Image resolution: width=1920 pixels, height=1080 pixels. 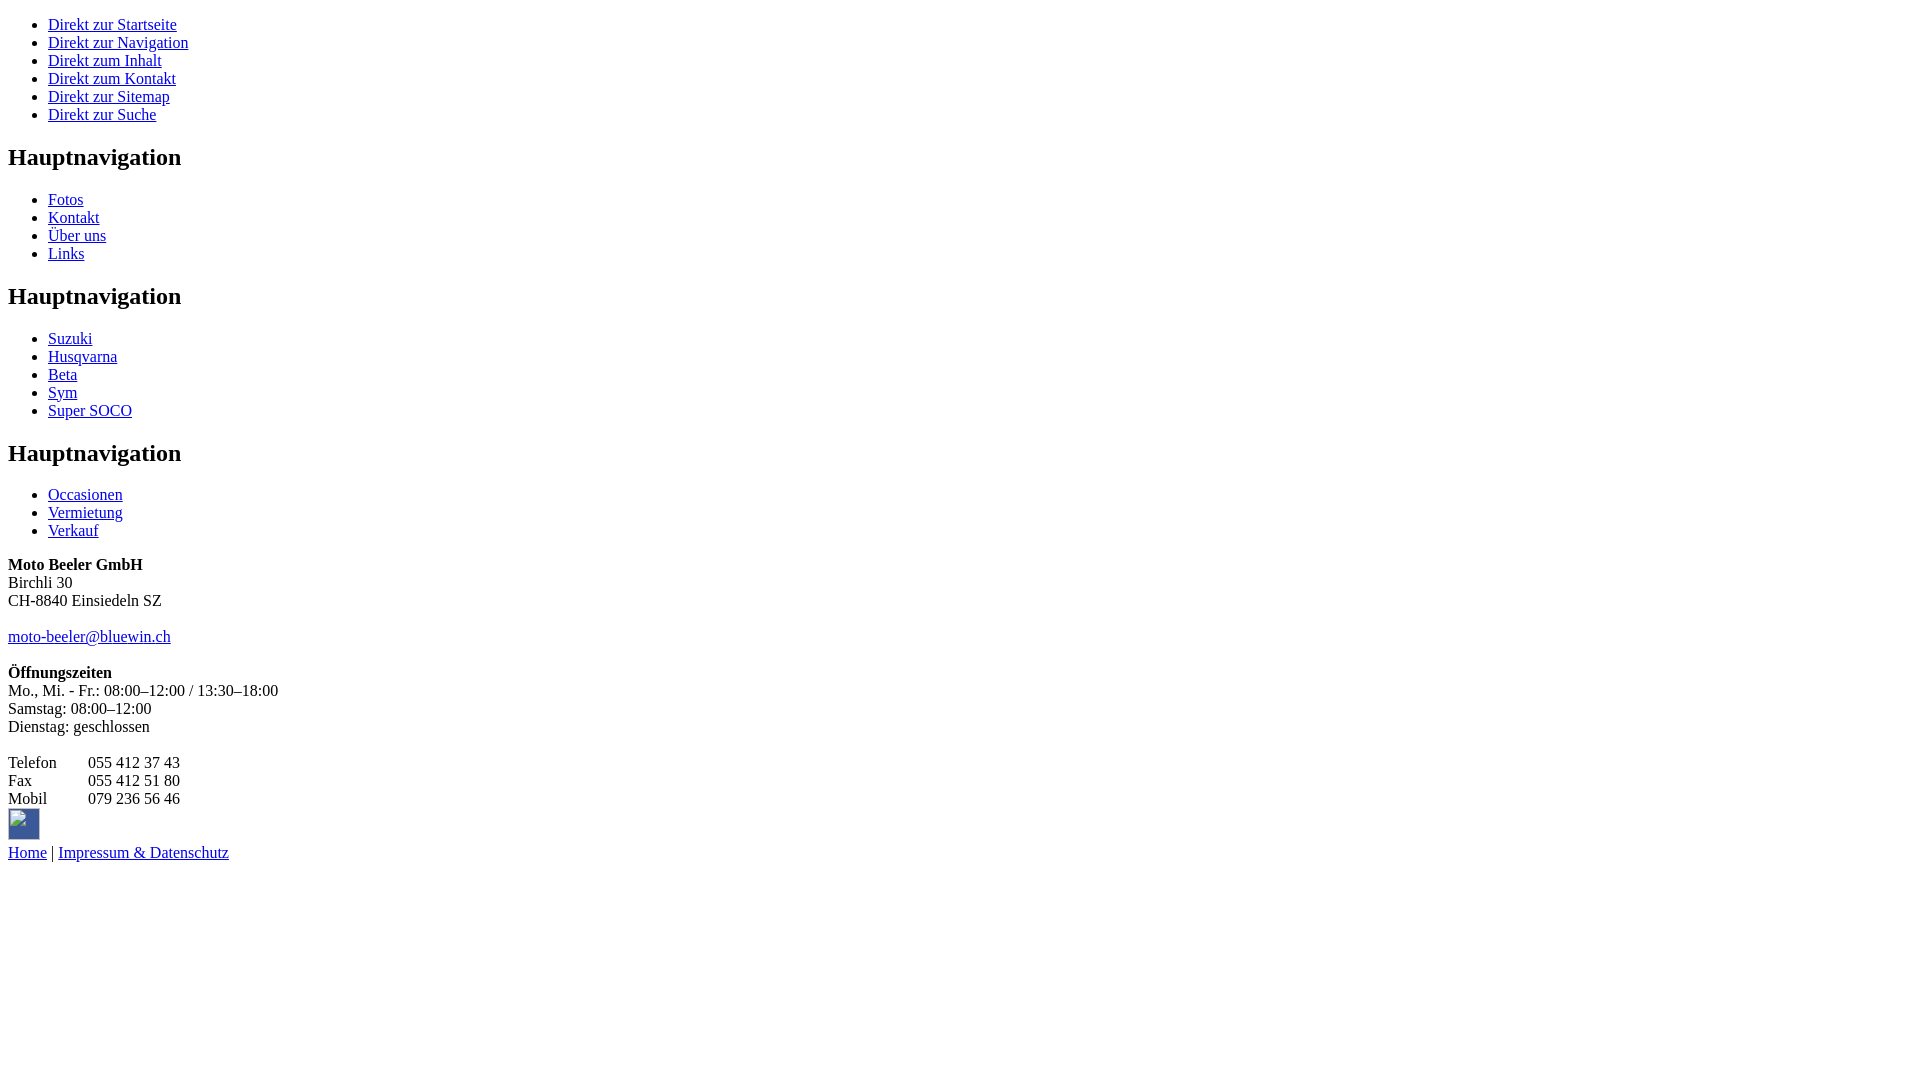 I want to click on 'Kontakt', so click(x=73, y=217).